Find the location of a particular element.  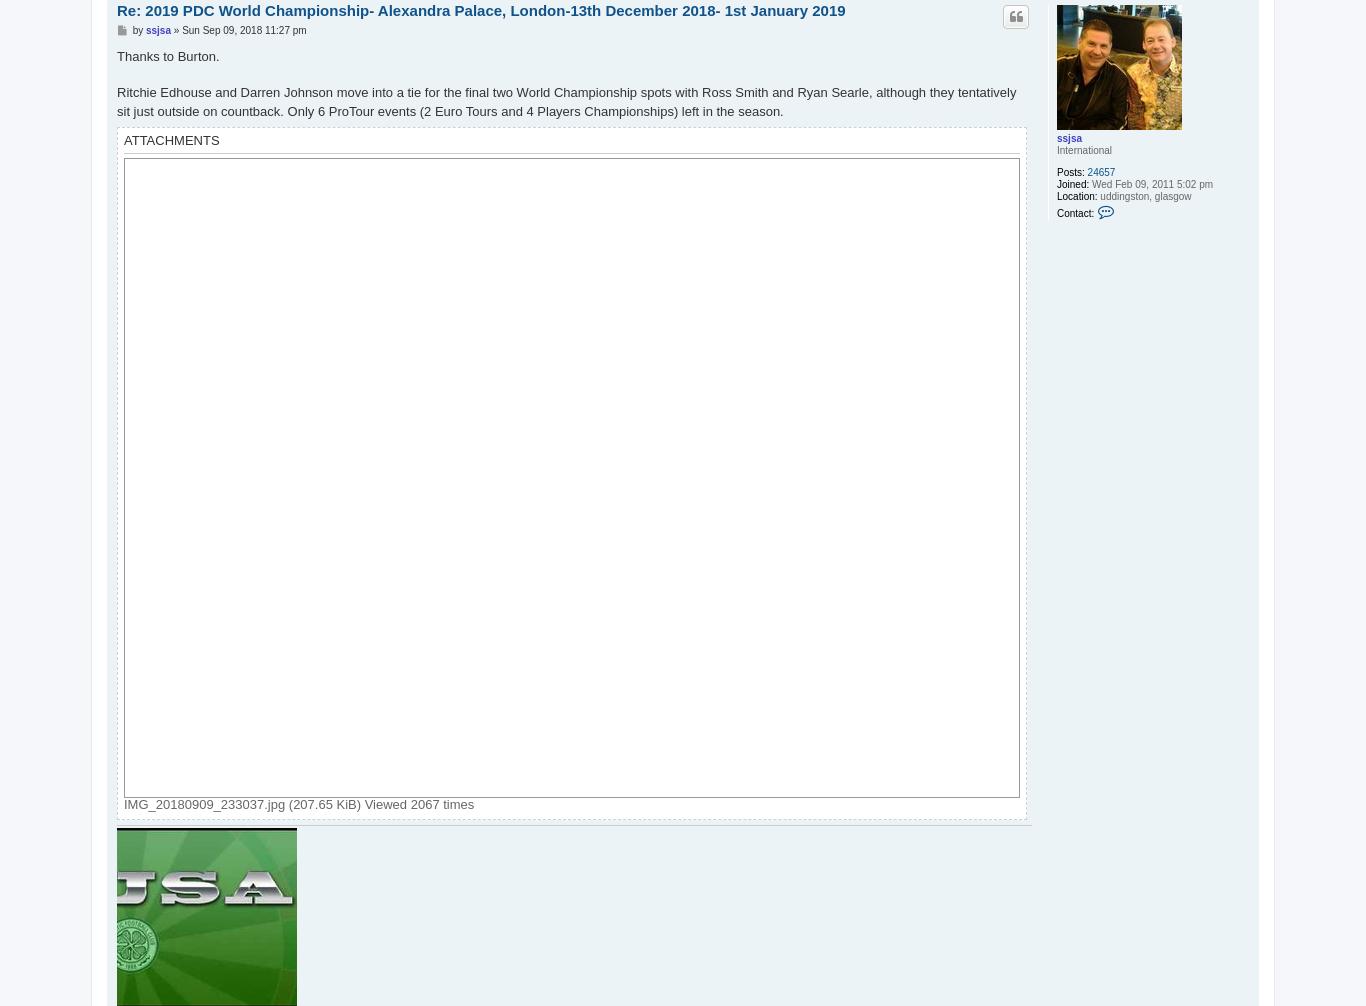

'International' is located at coordinates (1083, 149).